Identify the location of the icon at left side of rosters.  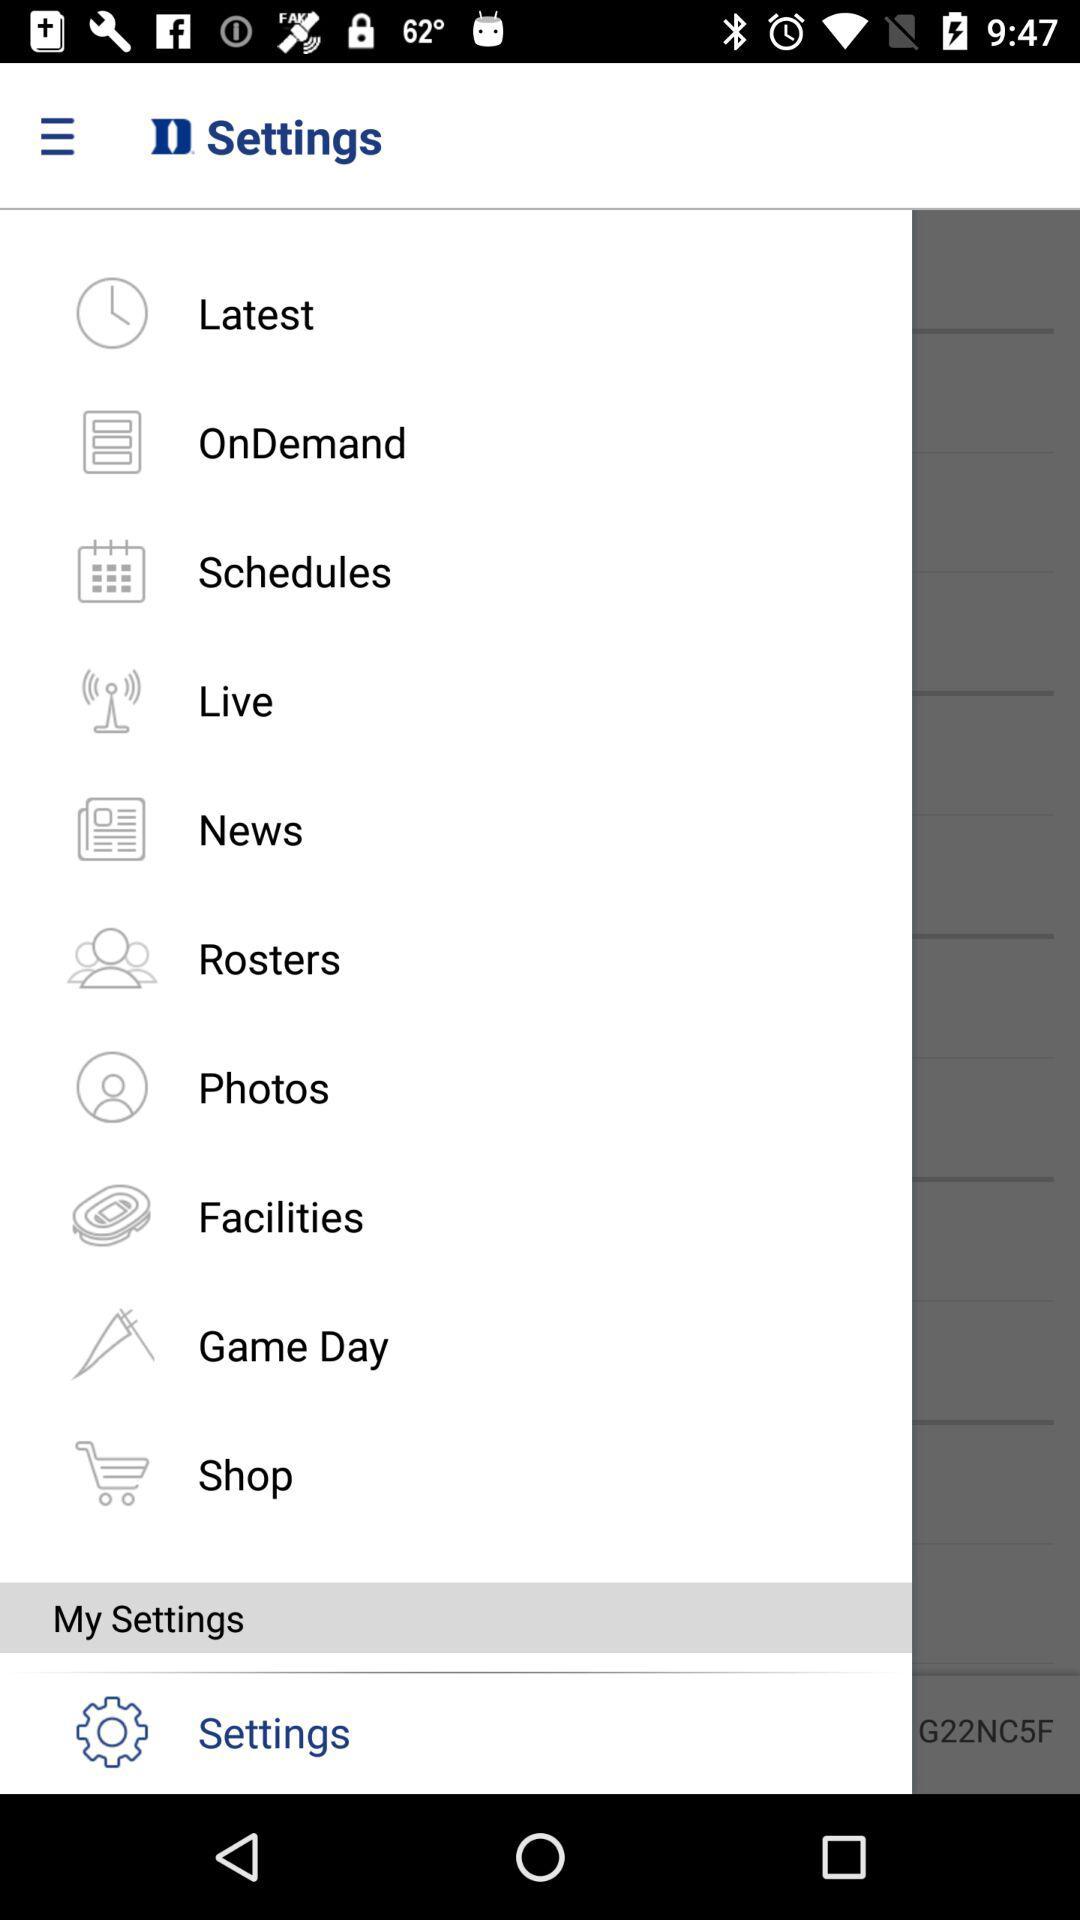
(111, 957).